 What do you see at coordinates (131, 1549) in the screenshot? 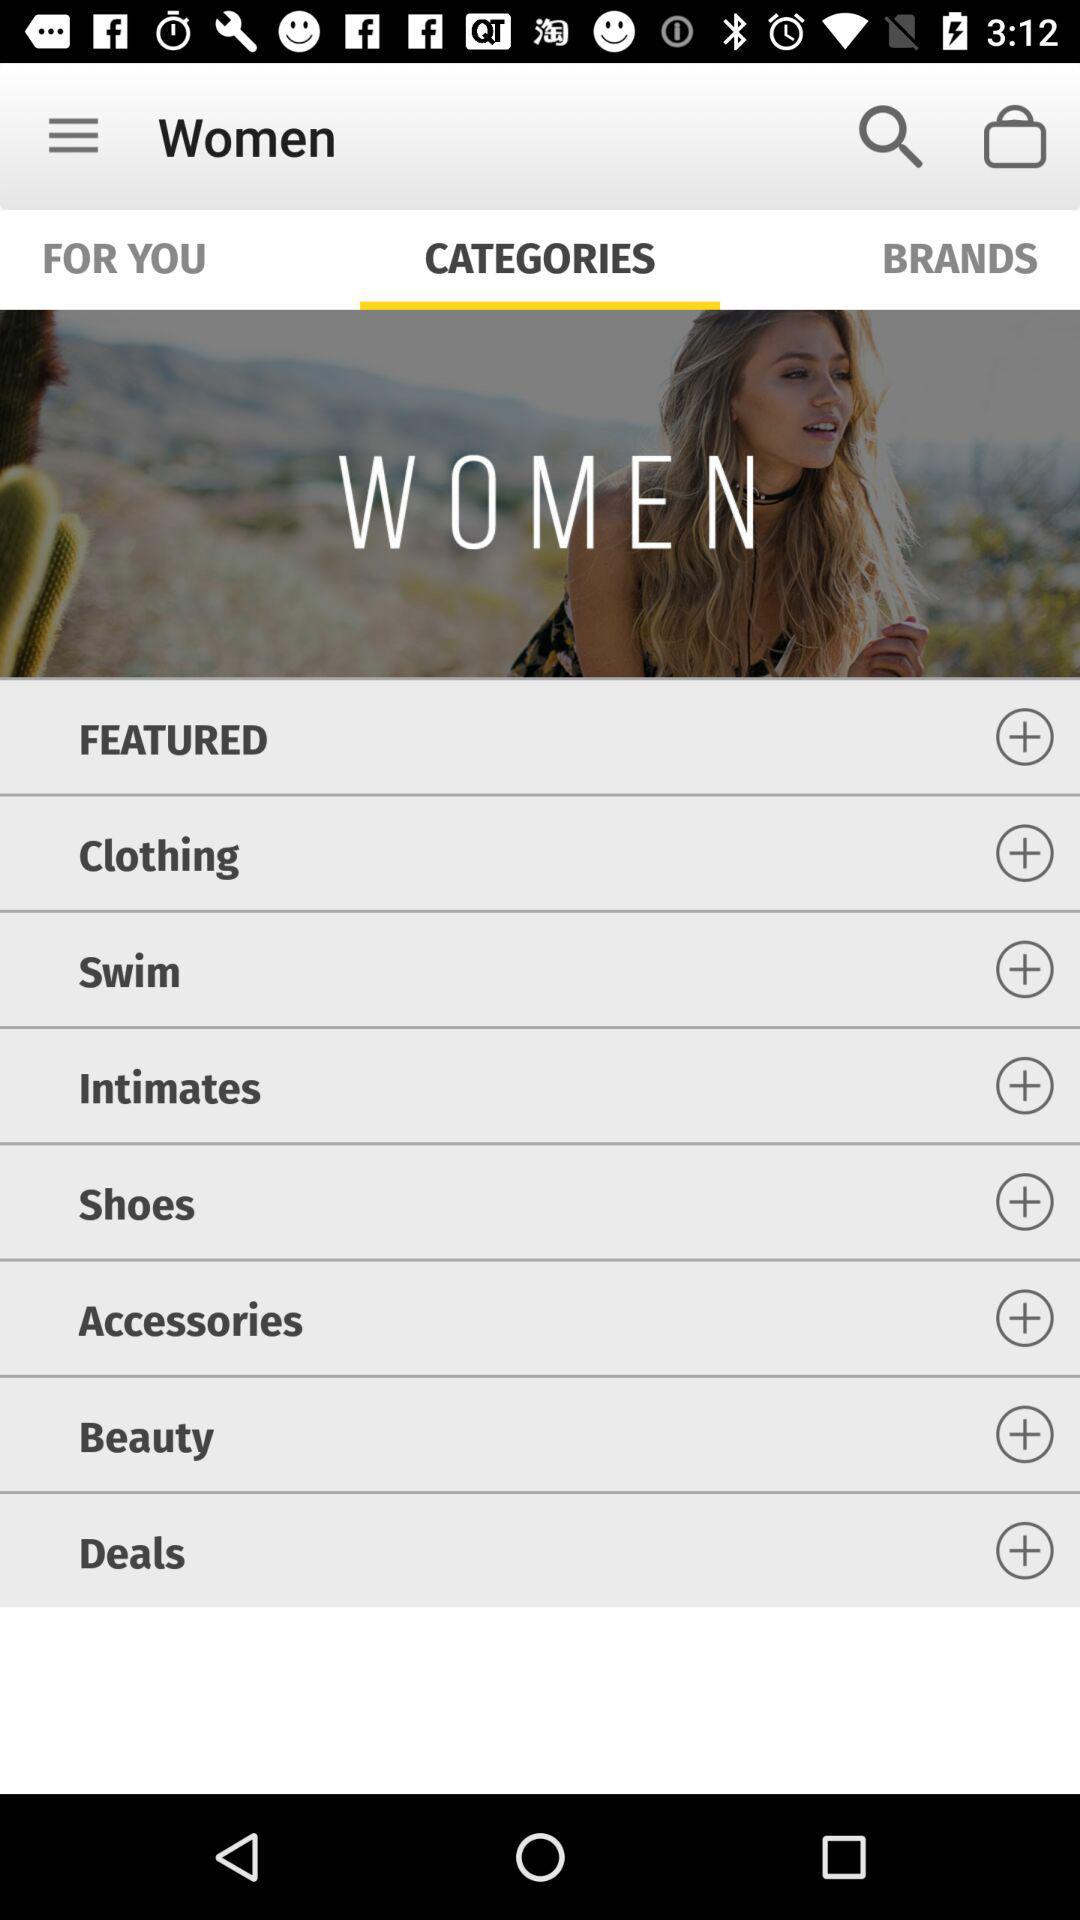
I see `the deals item` at bounding box center [131, 1549].